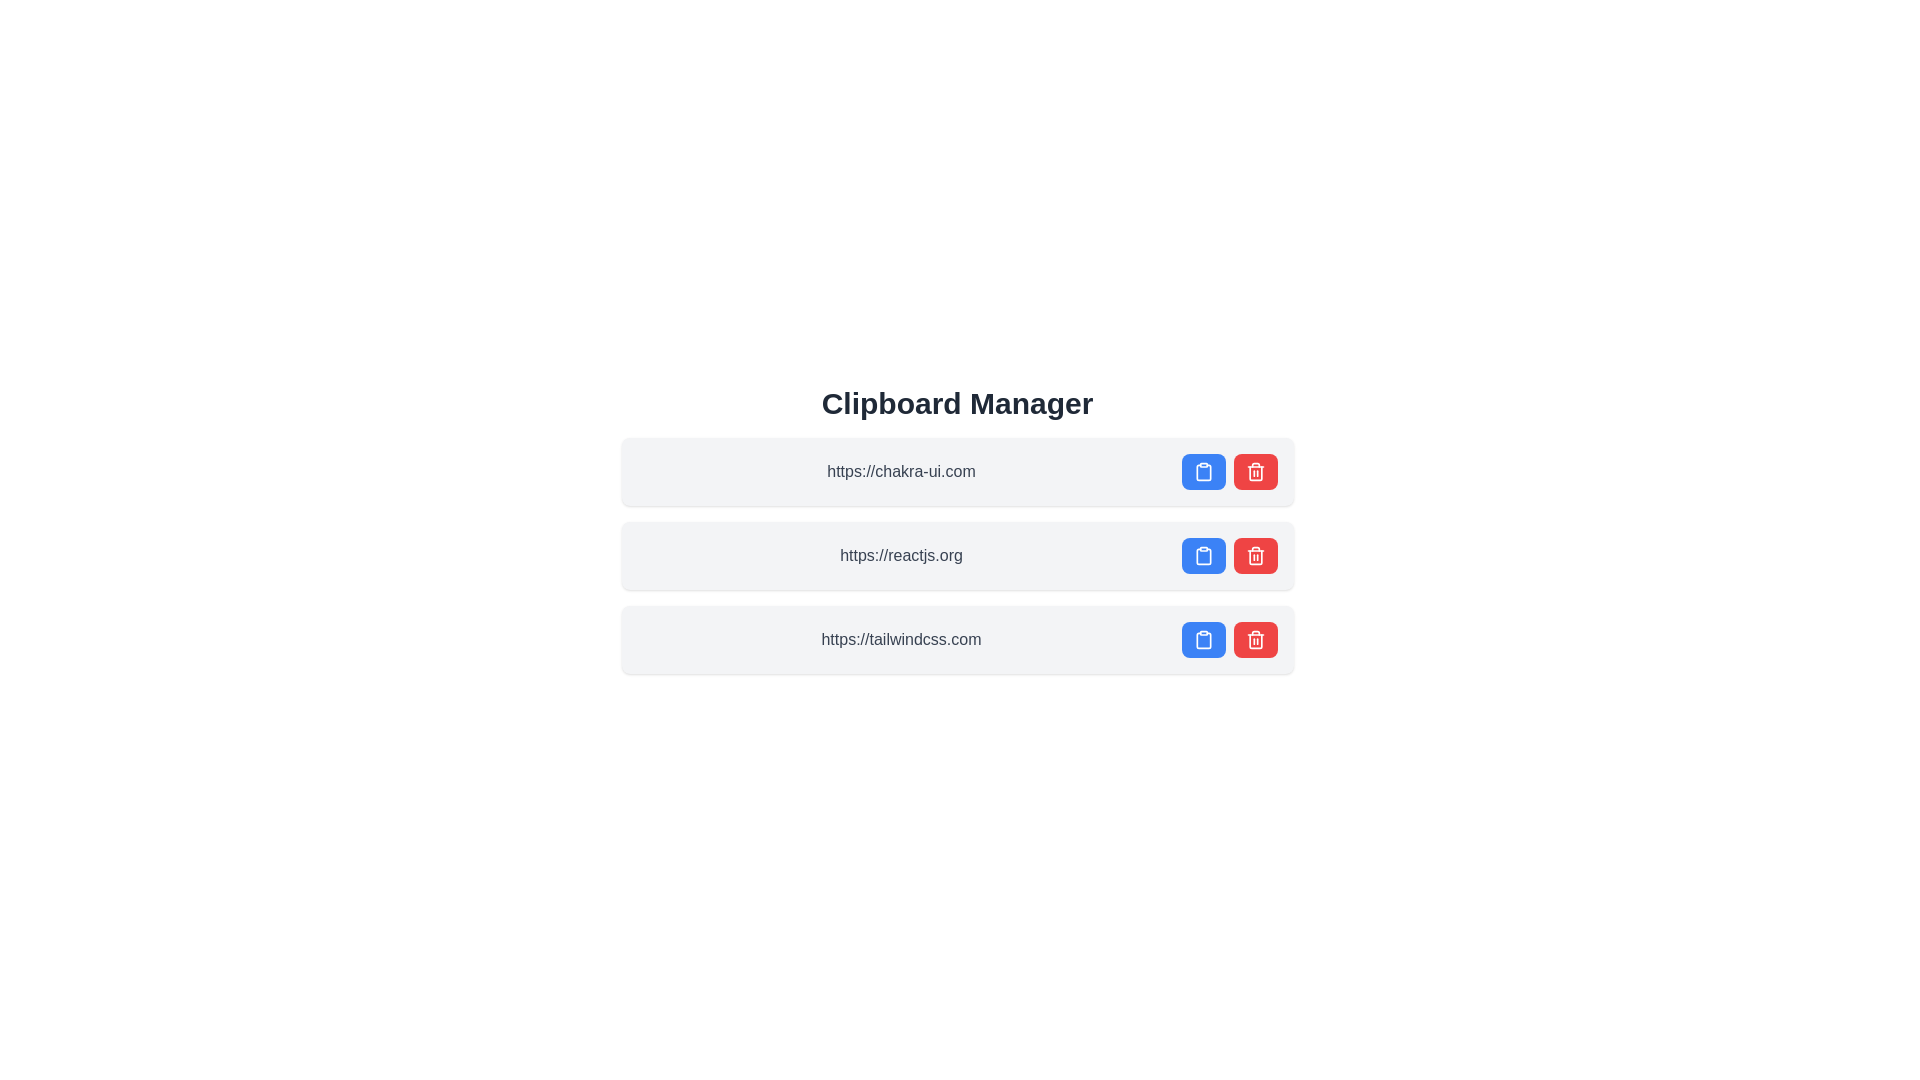 The width and height of the screenshot is (1920, 1080). What do you see at coordinates (900, 555) in the screenshot?
I see `the Text label displaying a URL in the Clipboard Manager interface` at bounding box center [900, 555].